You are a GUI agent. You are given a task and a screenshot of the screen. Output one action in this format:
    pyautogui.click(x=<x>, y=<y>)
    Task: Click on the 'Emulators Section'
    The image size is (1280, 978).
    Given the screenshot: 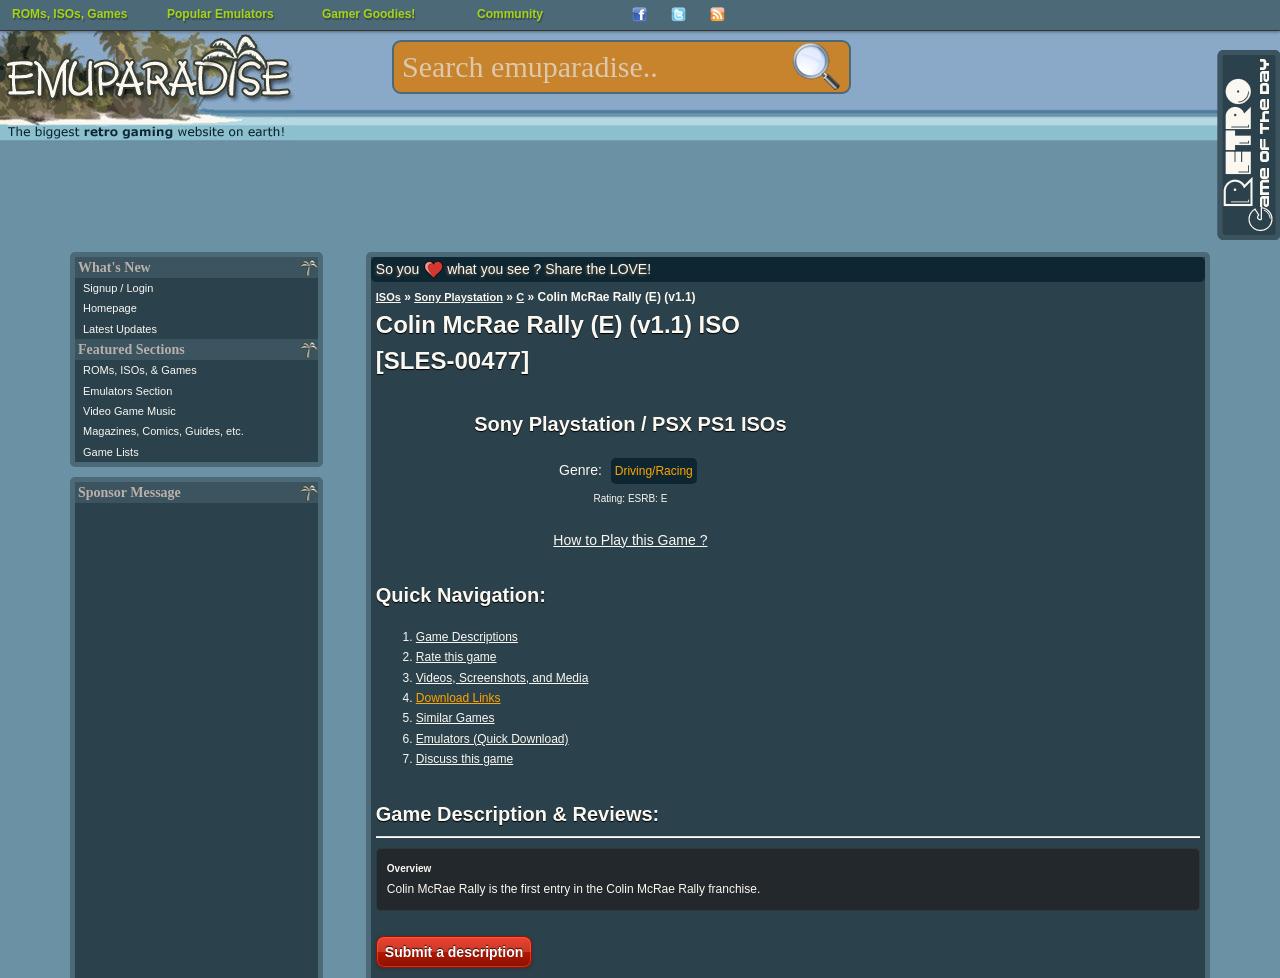 What is the action you would take?
    pyautogui.click(x=126, y=389)
    